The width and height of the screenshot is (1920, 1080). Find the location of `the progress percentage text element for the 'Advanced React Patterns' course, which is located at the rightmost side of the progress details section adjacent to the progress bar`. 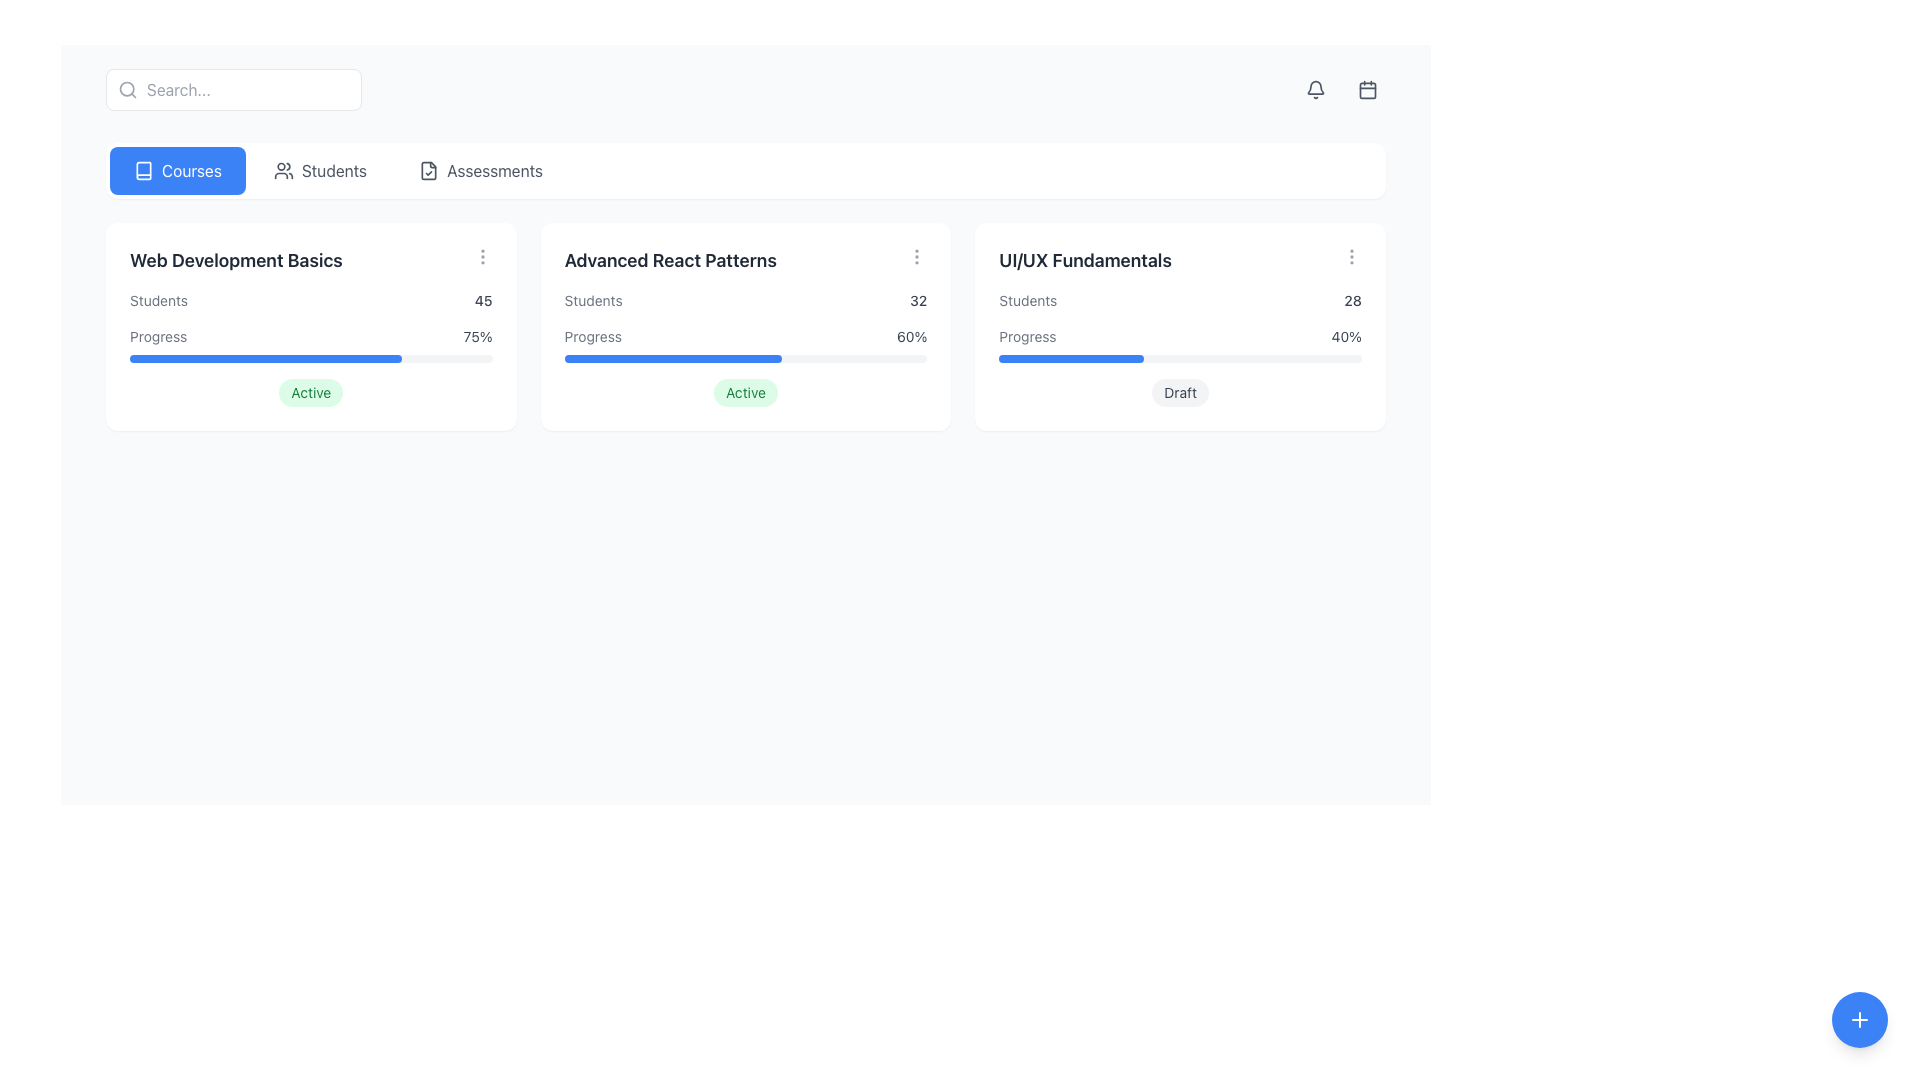

the progress percentage text element for the 'Advanced React Patterns' course, which is located at the rightmost side of the progress details section adjacent to the progress bar is located at coordinates (911, 335).